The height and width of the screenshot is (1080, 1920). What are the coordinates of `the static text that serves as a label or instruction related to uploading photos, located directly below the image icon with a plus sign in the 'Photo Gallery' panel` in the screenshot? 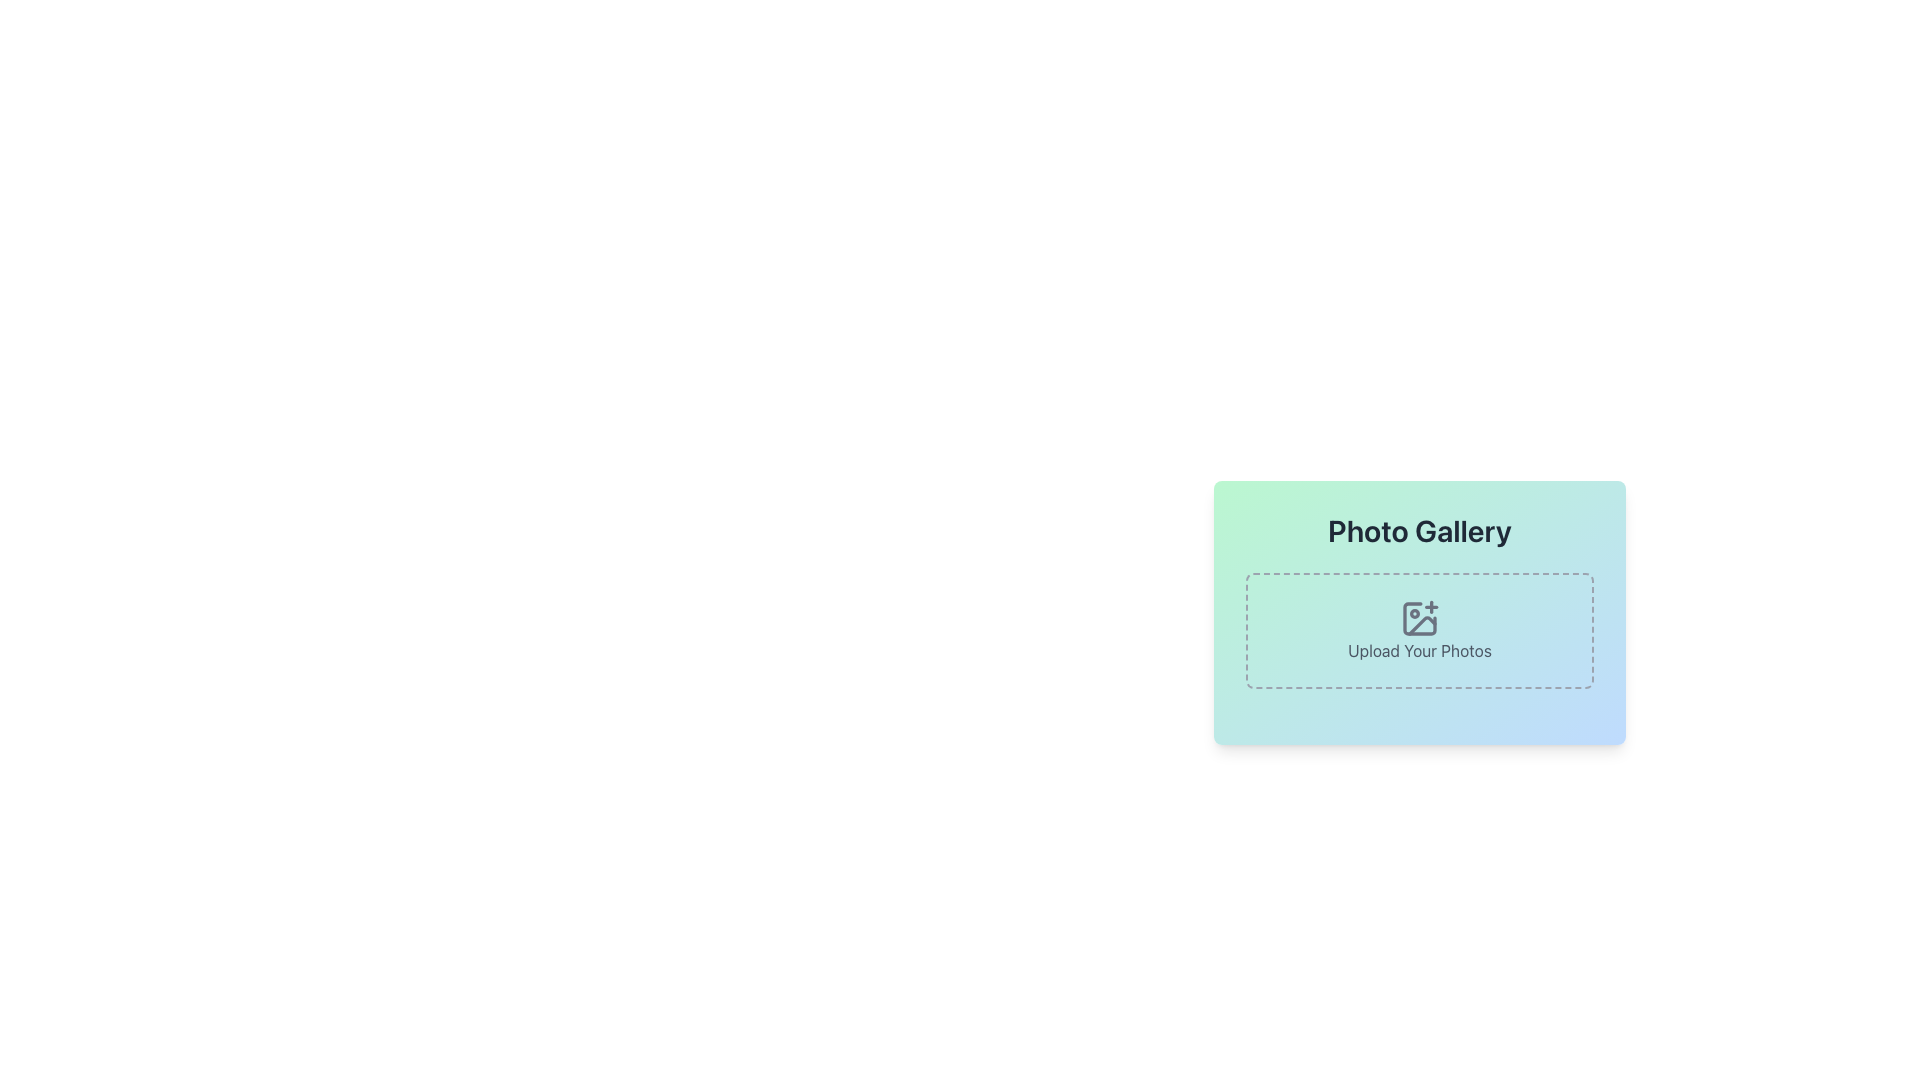 It's located at (1419, 651).